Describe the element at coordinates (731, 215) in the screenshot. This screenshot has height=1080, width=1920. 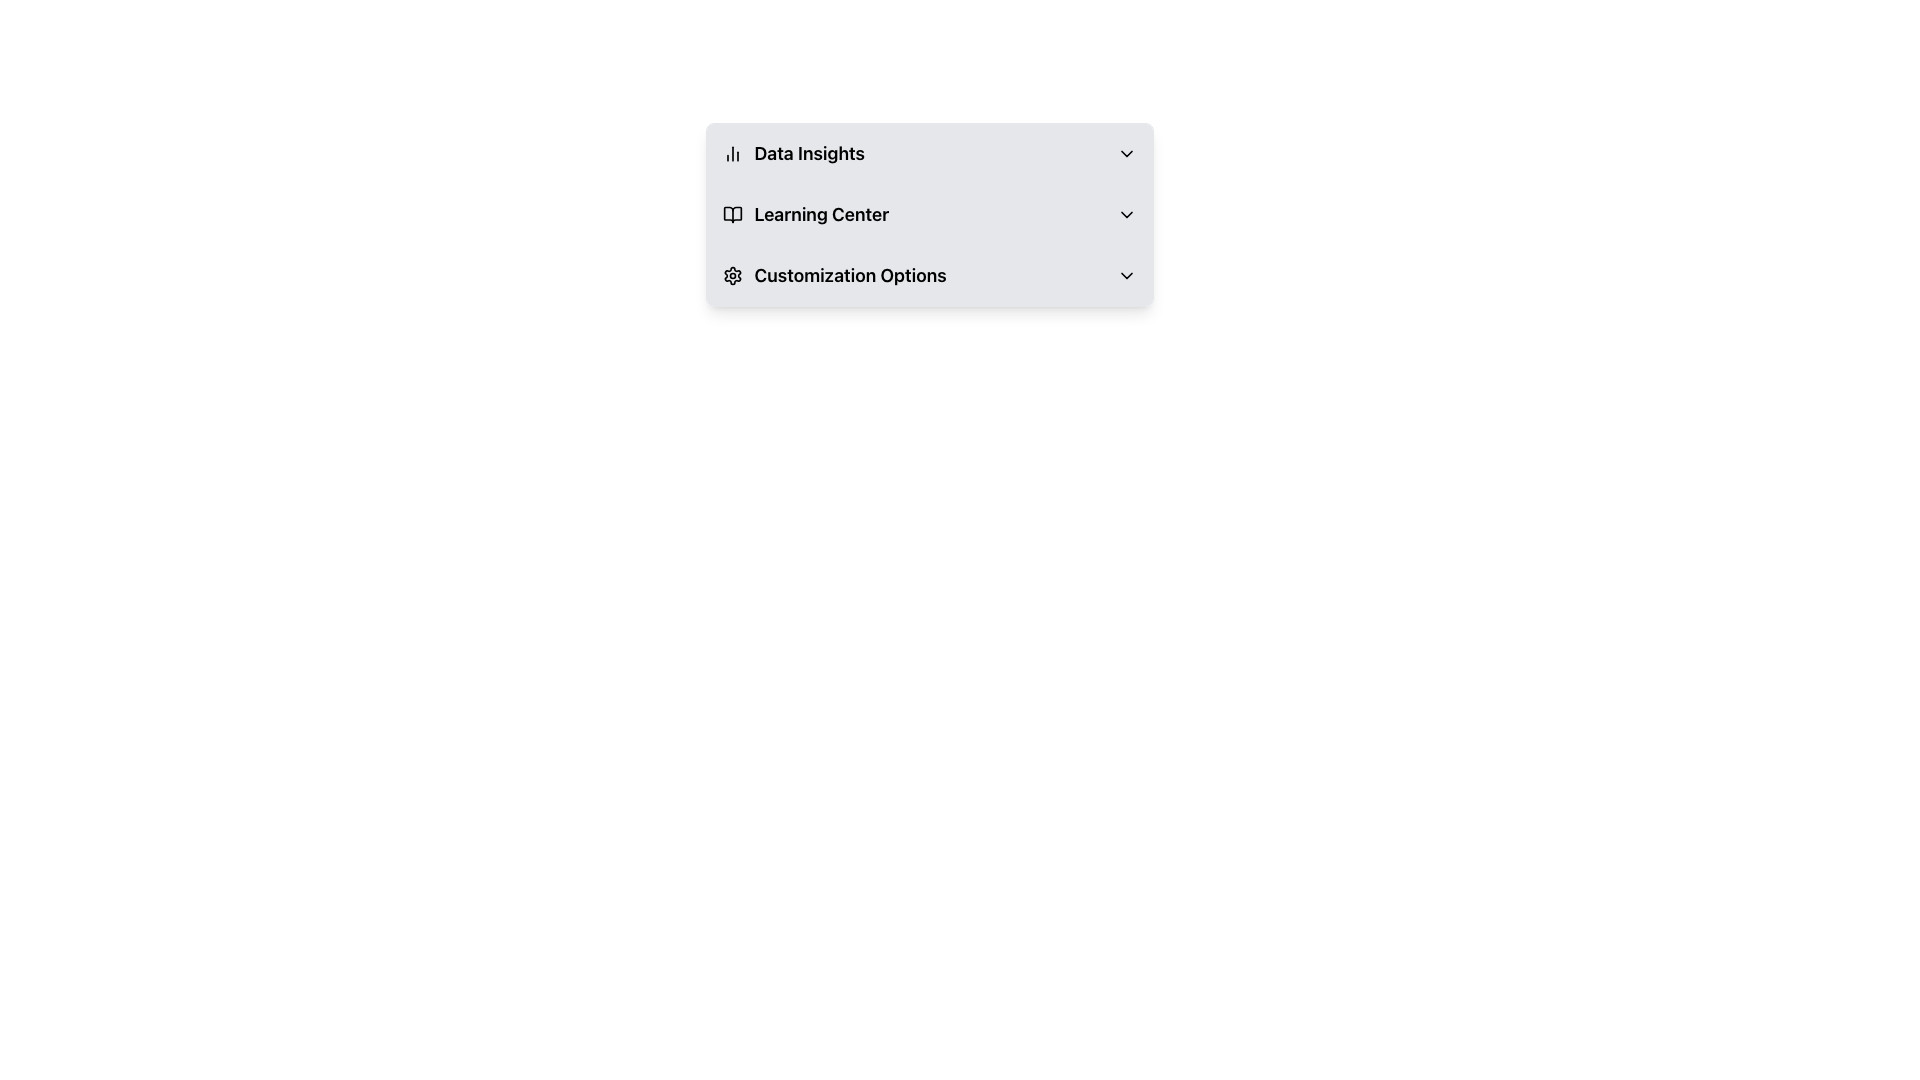
I see `the 'Learning Center' icon, which is the first item in the group to the left of the text 'Learning Center' in the dropdown menu` at that location.